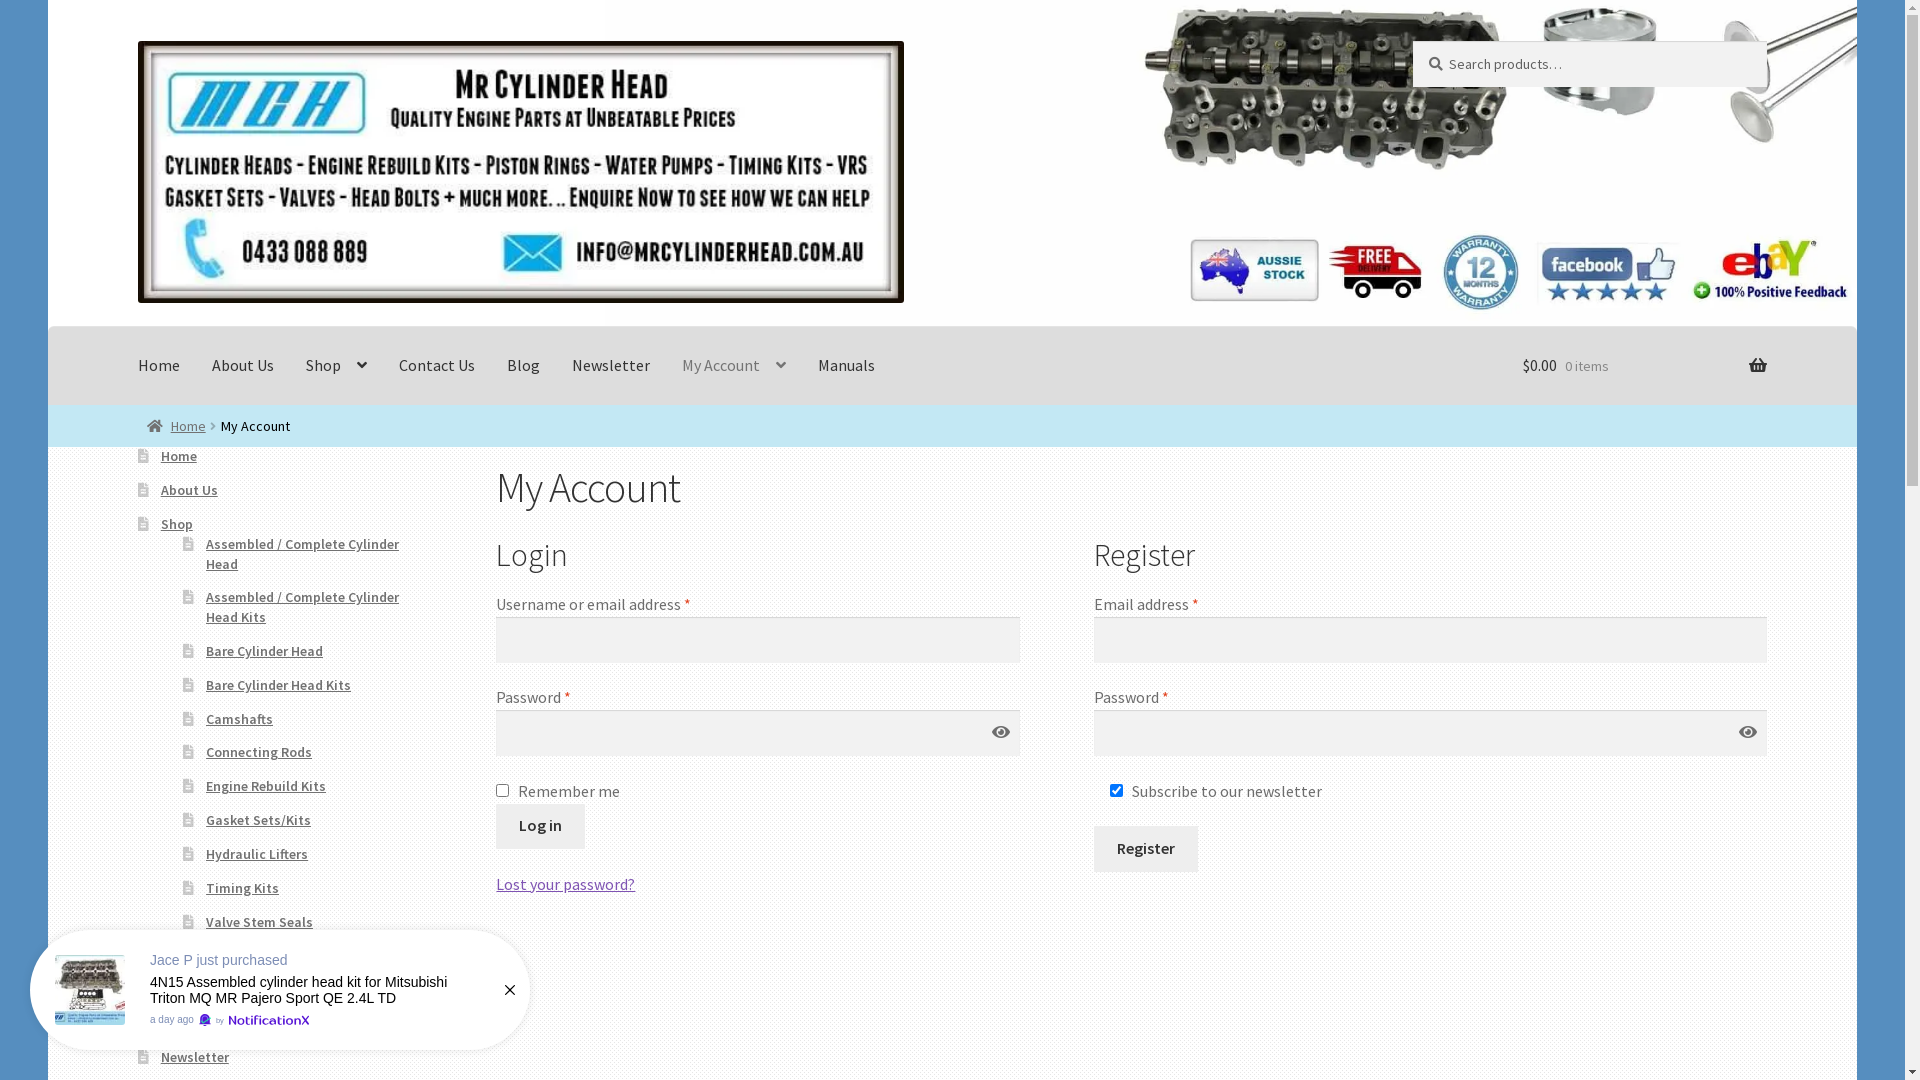 Image resolution: width=1920 pixels, height=1080 pixels. What do you see at coordinates (846, 365) in the screenshot?
I see `'Manuals'` at bounding box center [846, 365].